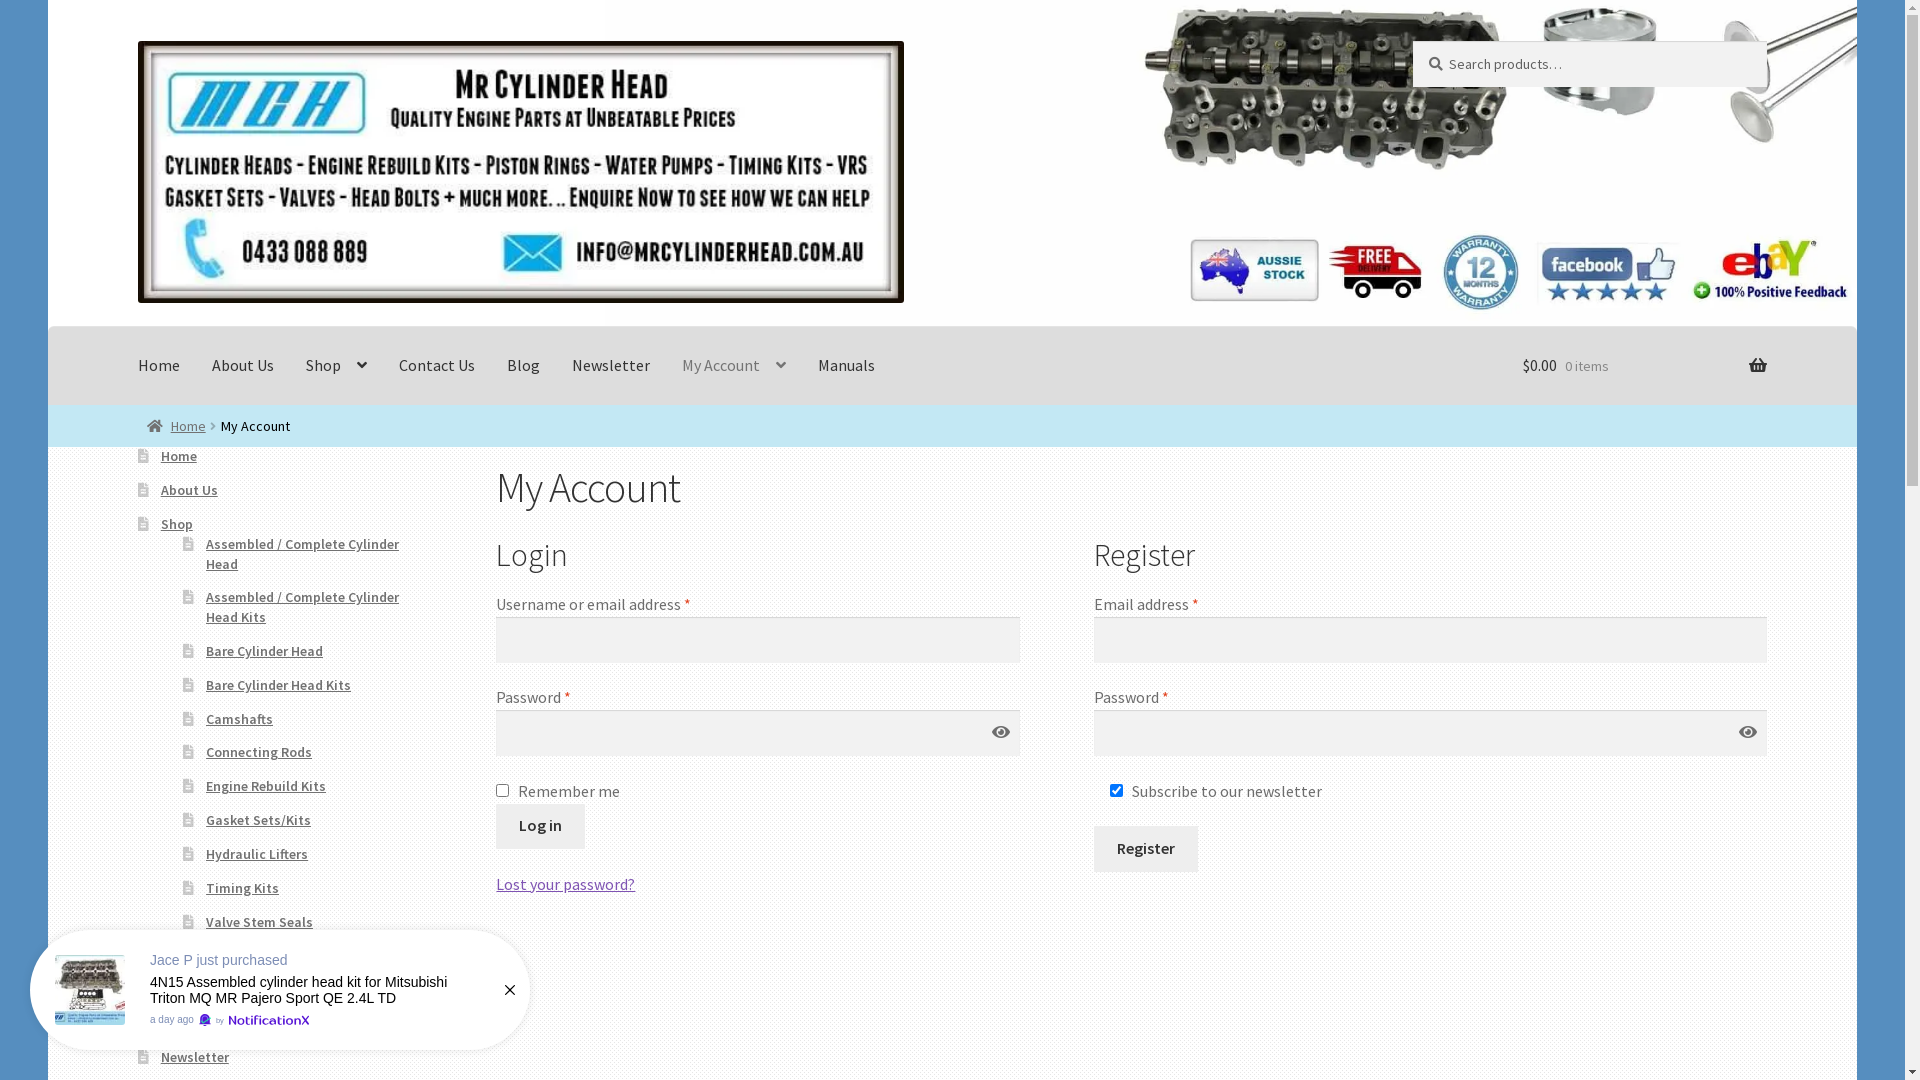 Image resolution: width=1920 pixels, height=1080 pixels. What do you see at coordinates (846, 365) in the screenshot?
I see `'Manuals'` at bounding box center [846, 365].